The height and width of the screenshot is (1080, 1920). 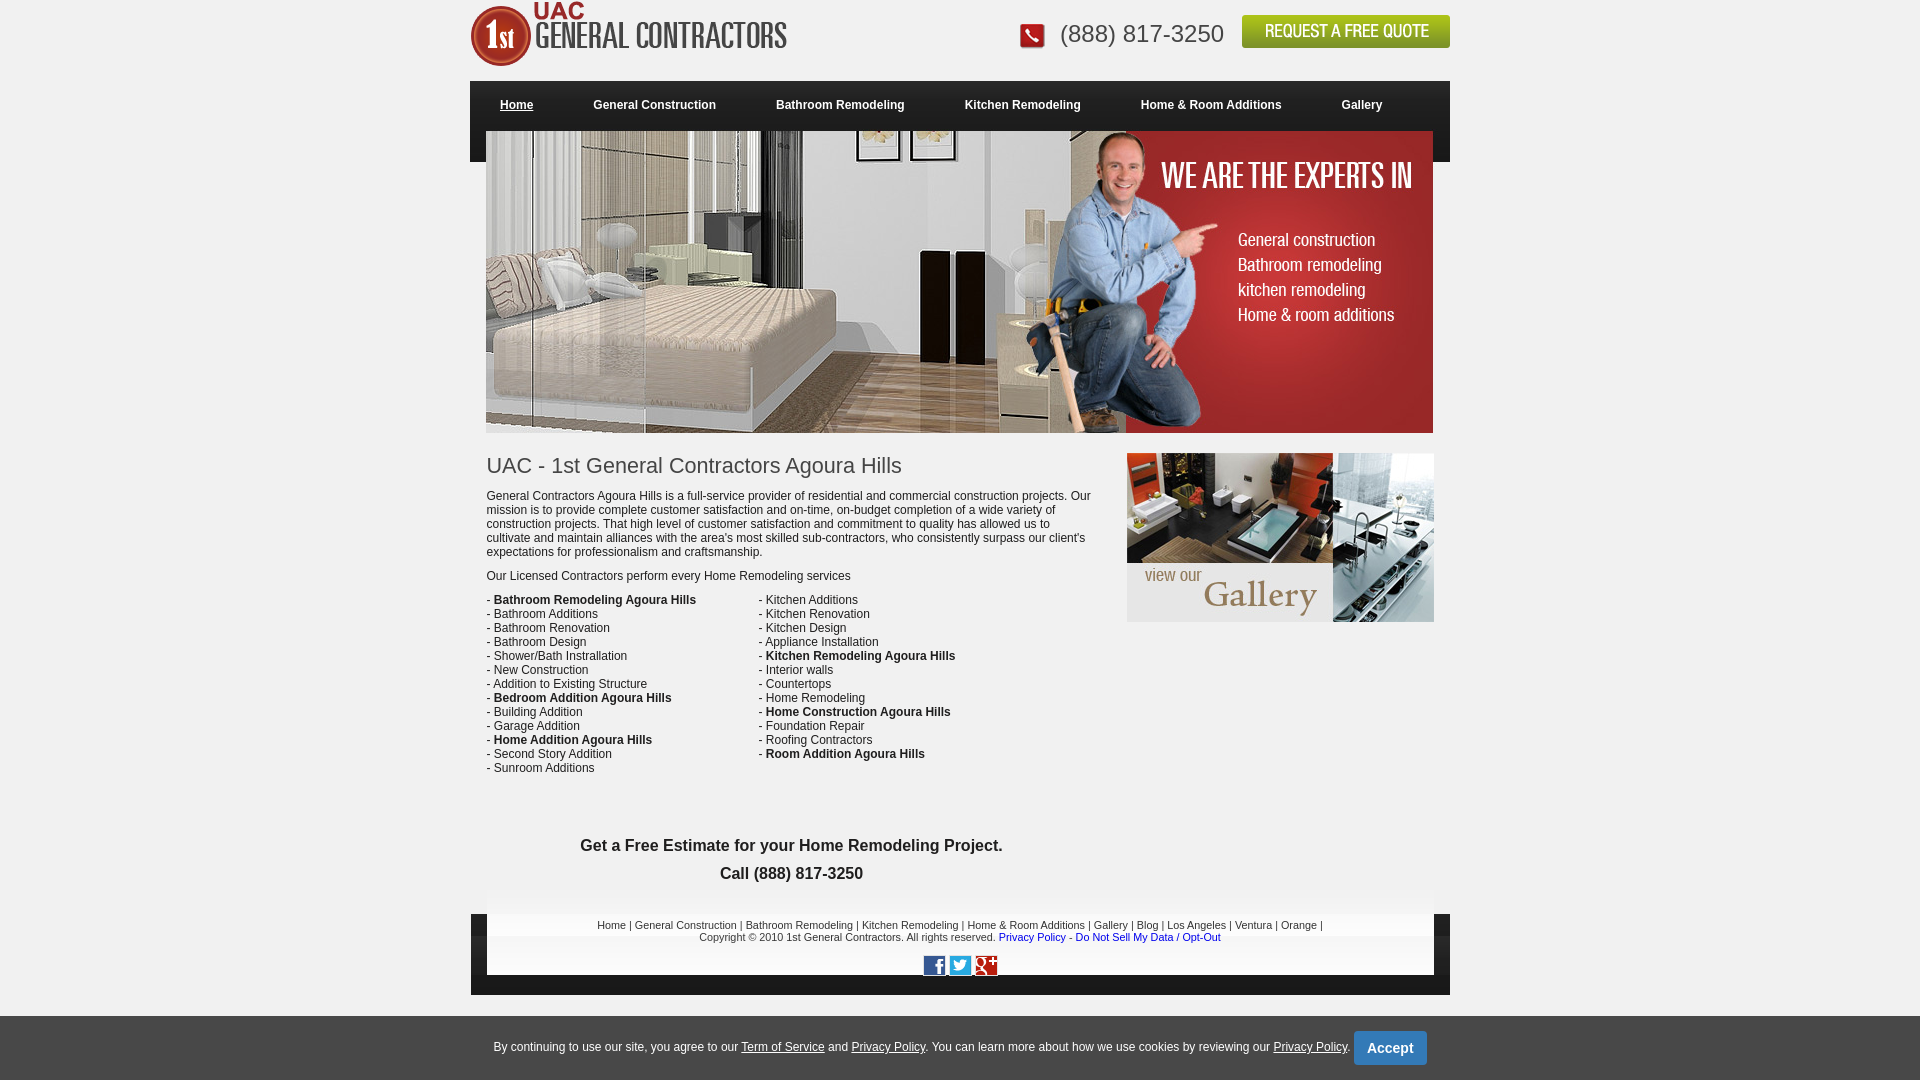 What do you see at coordinates (966, 925) in the screenshot?
I see `'Home & Room Additions'` at bounding box center [966, 925].